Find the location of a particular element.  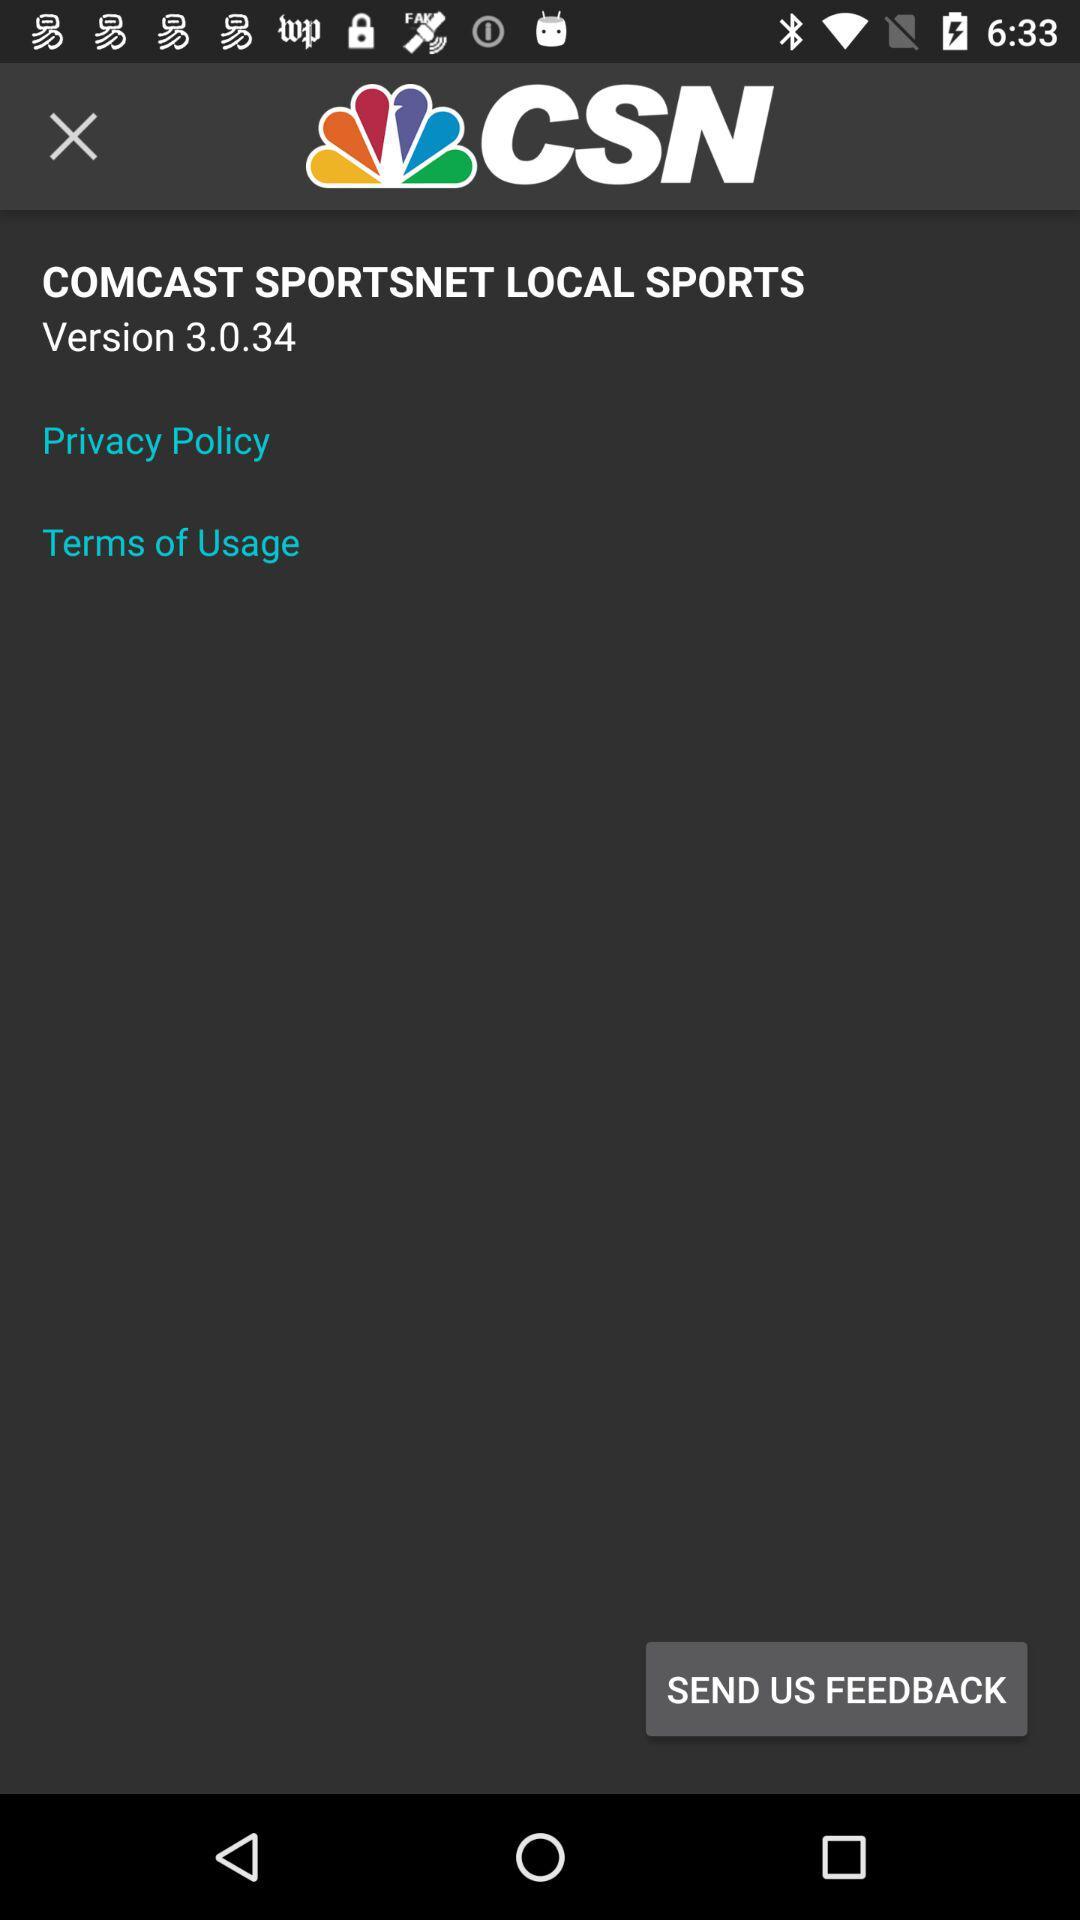

the send us feedback is located at coordinates (836, 1688).